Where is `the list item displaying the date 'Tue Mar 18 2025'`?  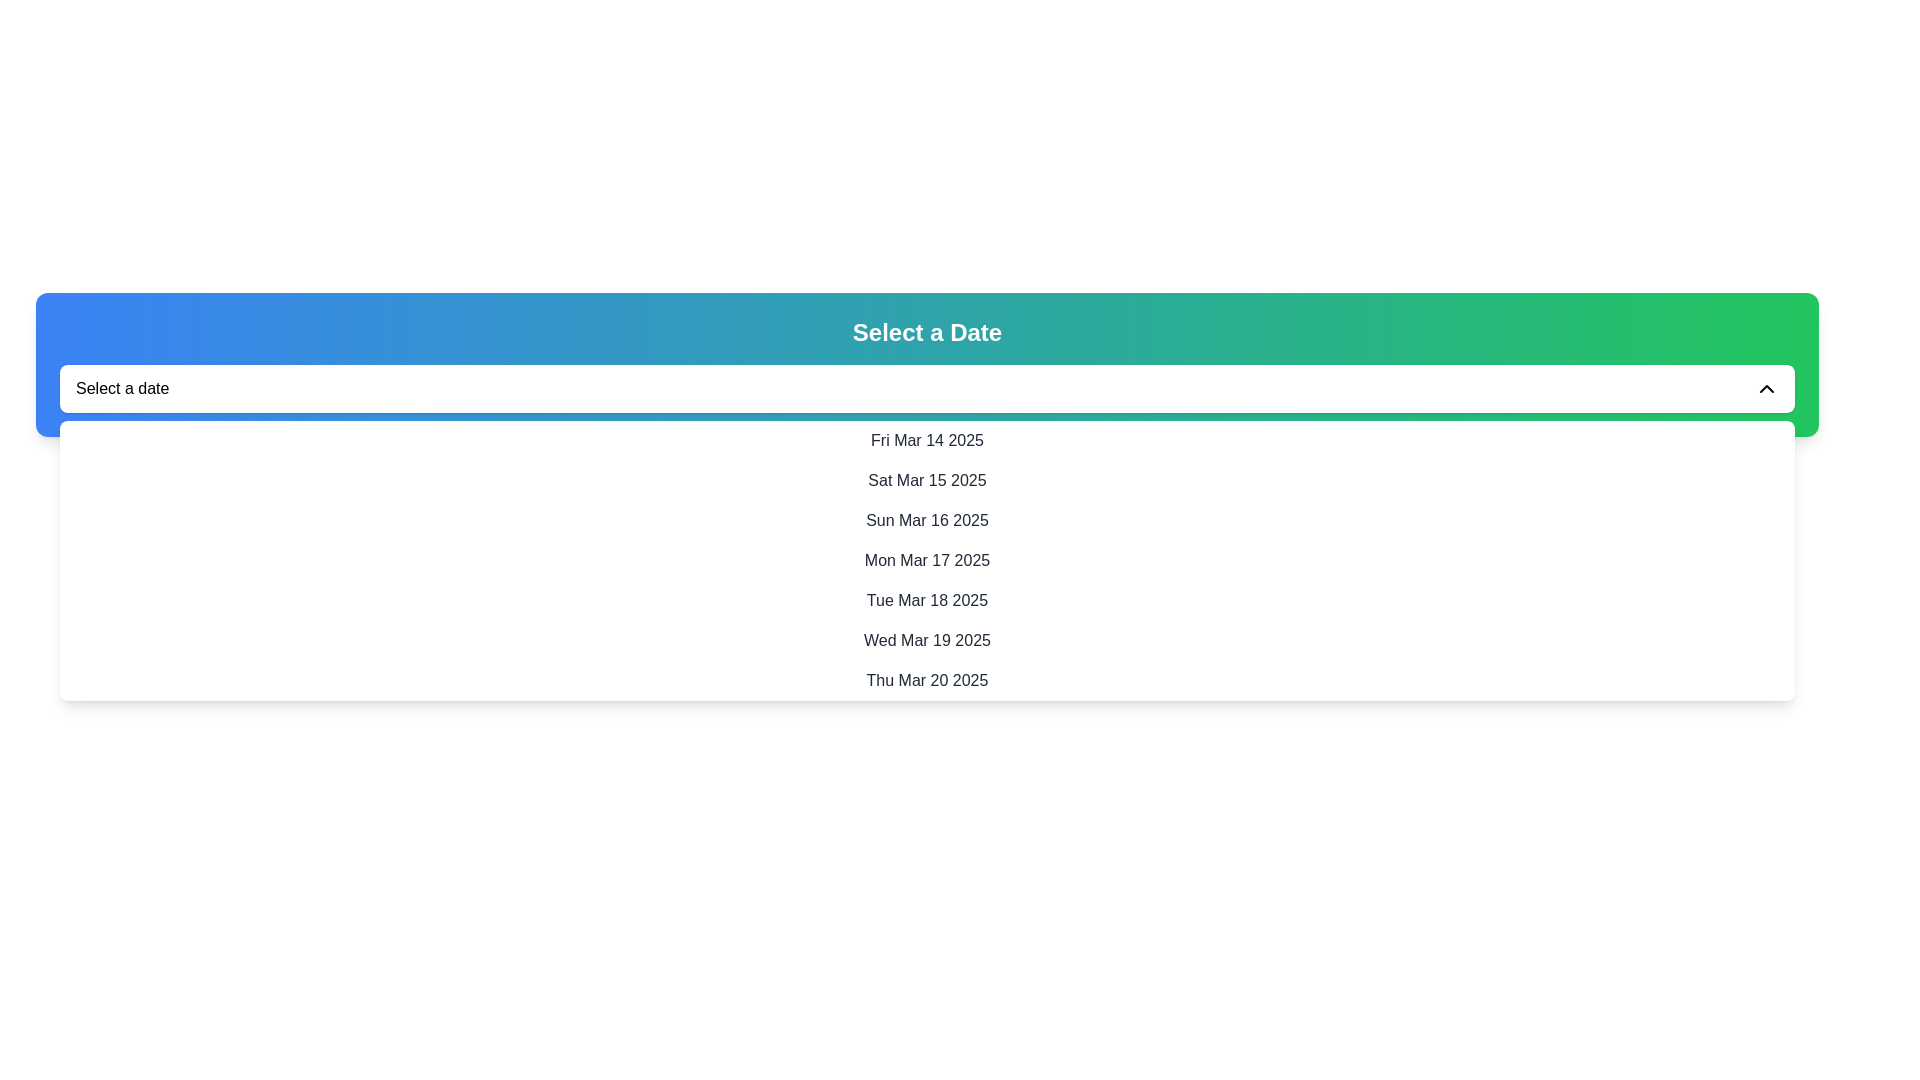
the list item displaying the date 'Tue Mar 18 2025' is located at coordinates (926, 600).